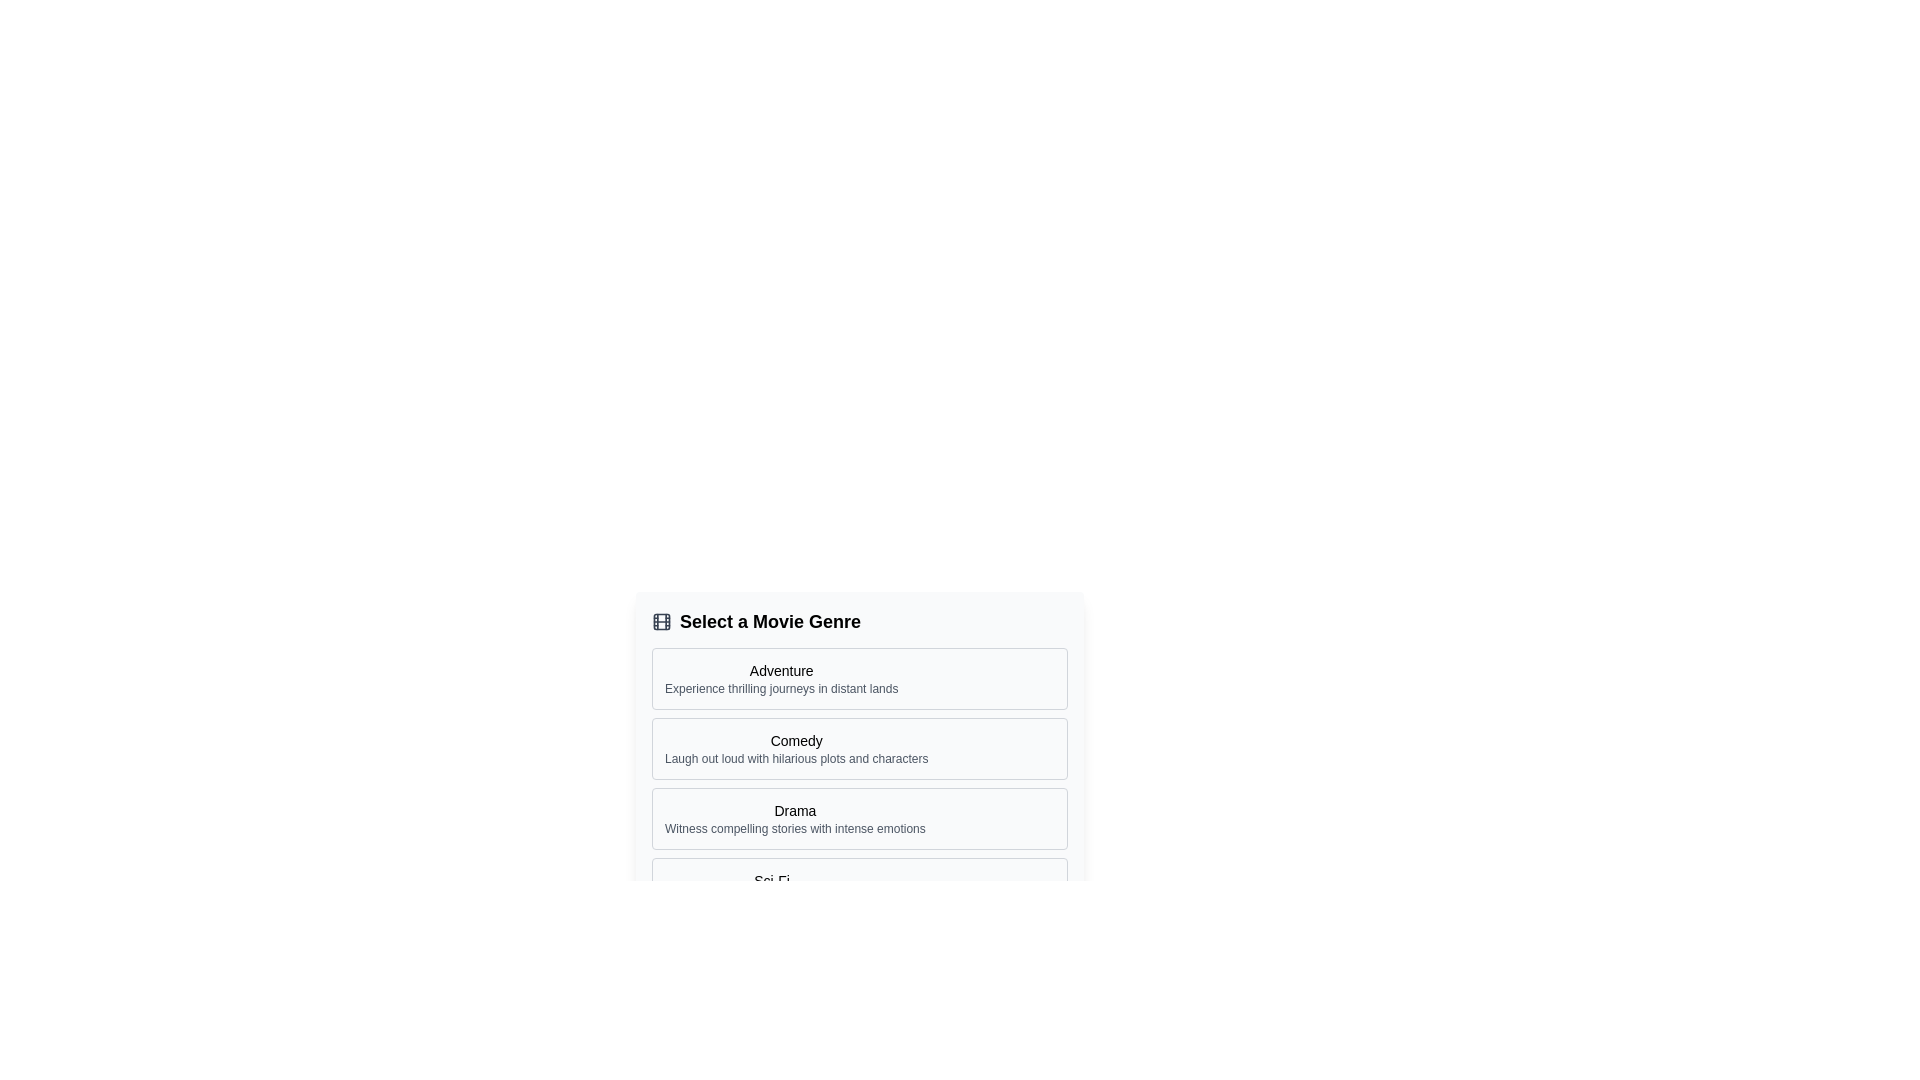  I want to click on the List item containing the bold text 'Sci-Fi' and the smaller gray text 'Explore futuristic and imaginative worlds', which is located within the fourth option of the movie genre selection list, so click(771, 887).